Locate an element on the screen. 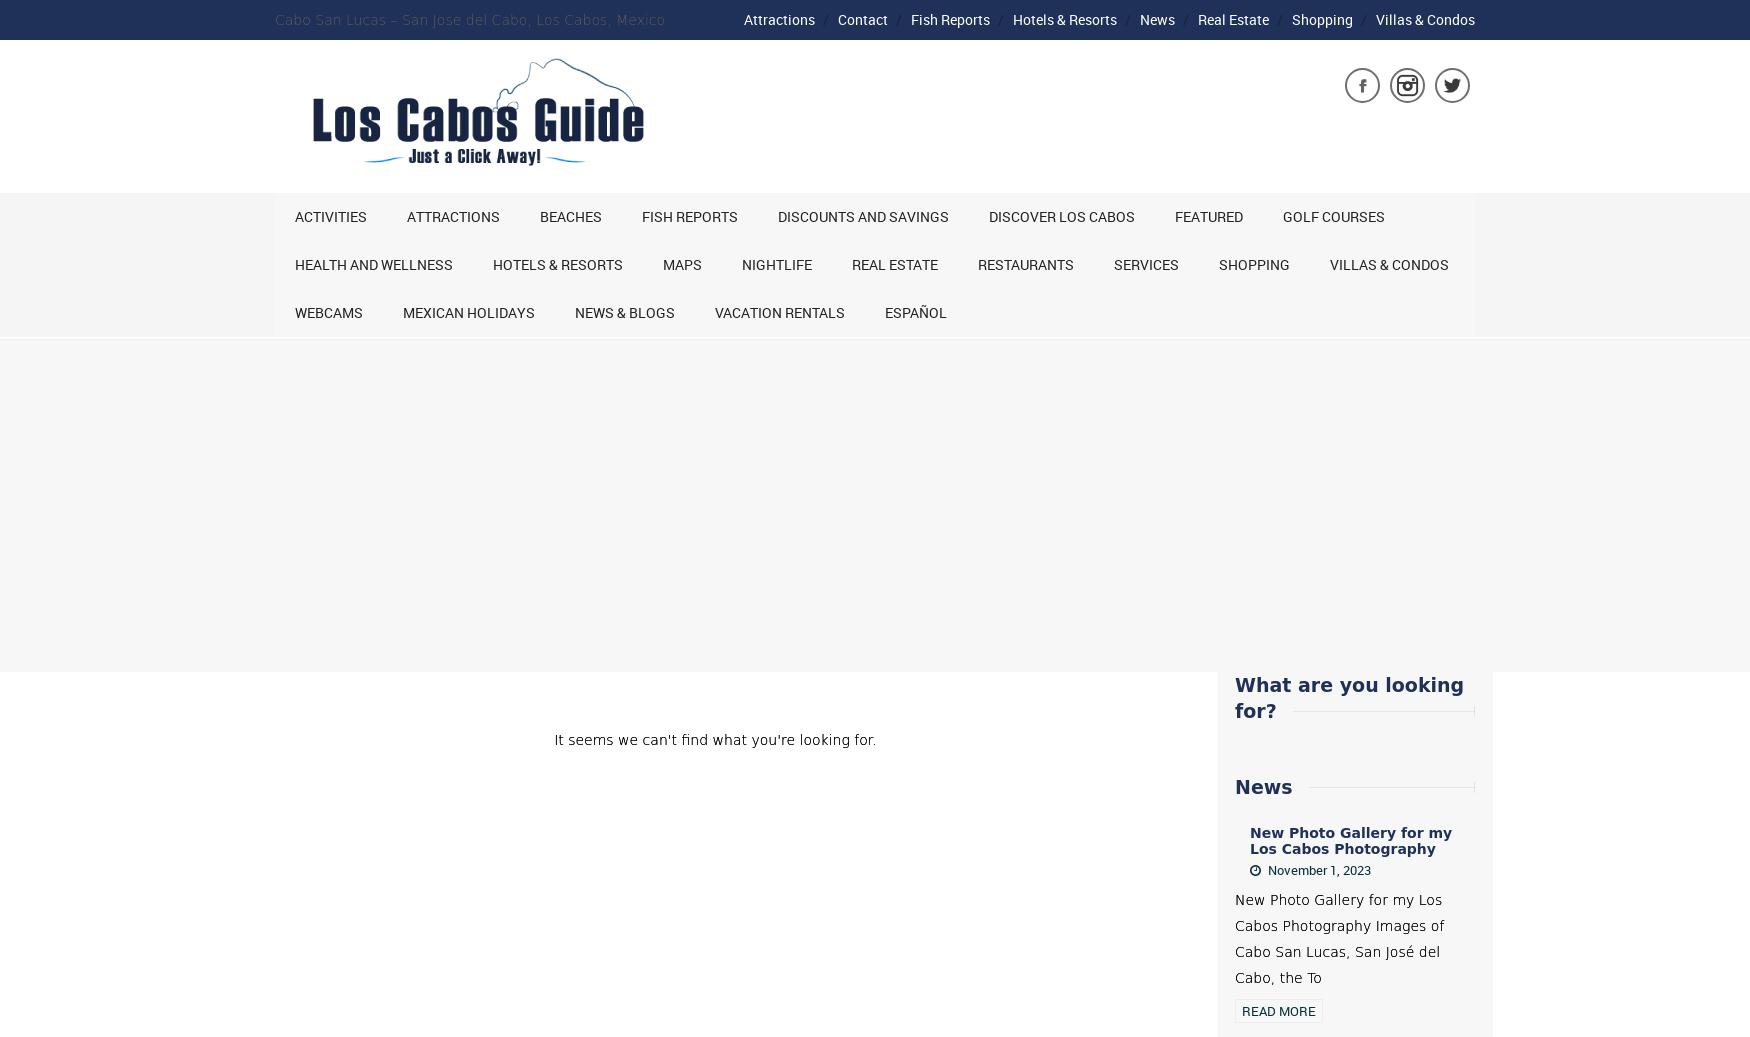  'Villas & Condos' is located at coordinates (1388, 263).